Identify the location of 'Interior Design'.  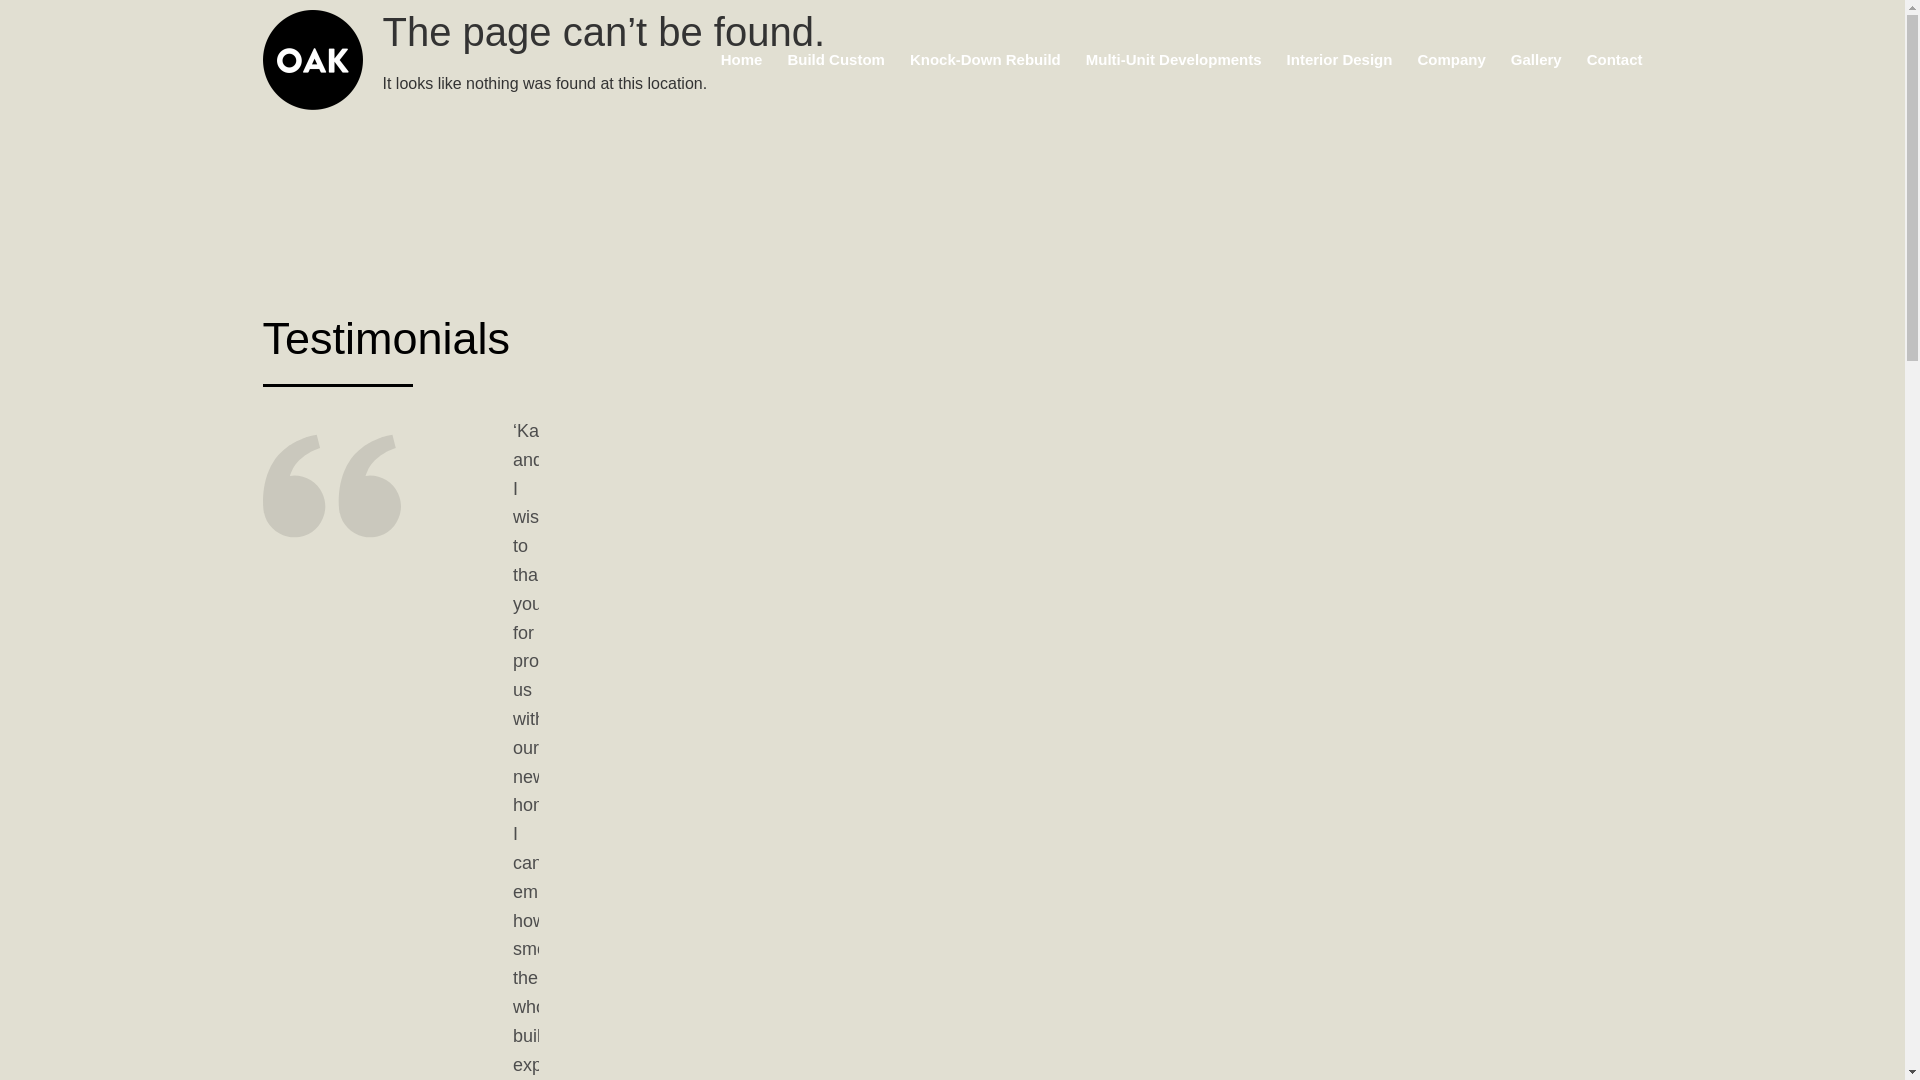
(1339, 59).